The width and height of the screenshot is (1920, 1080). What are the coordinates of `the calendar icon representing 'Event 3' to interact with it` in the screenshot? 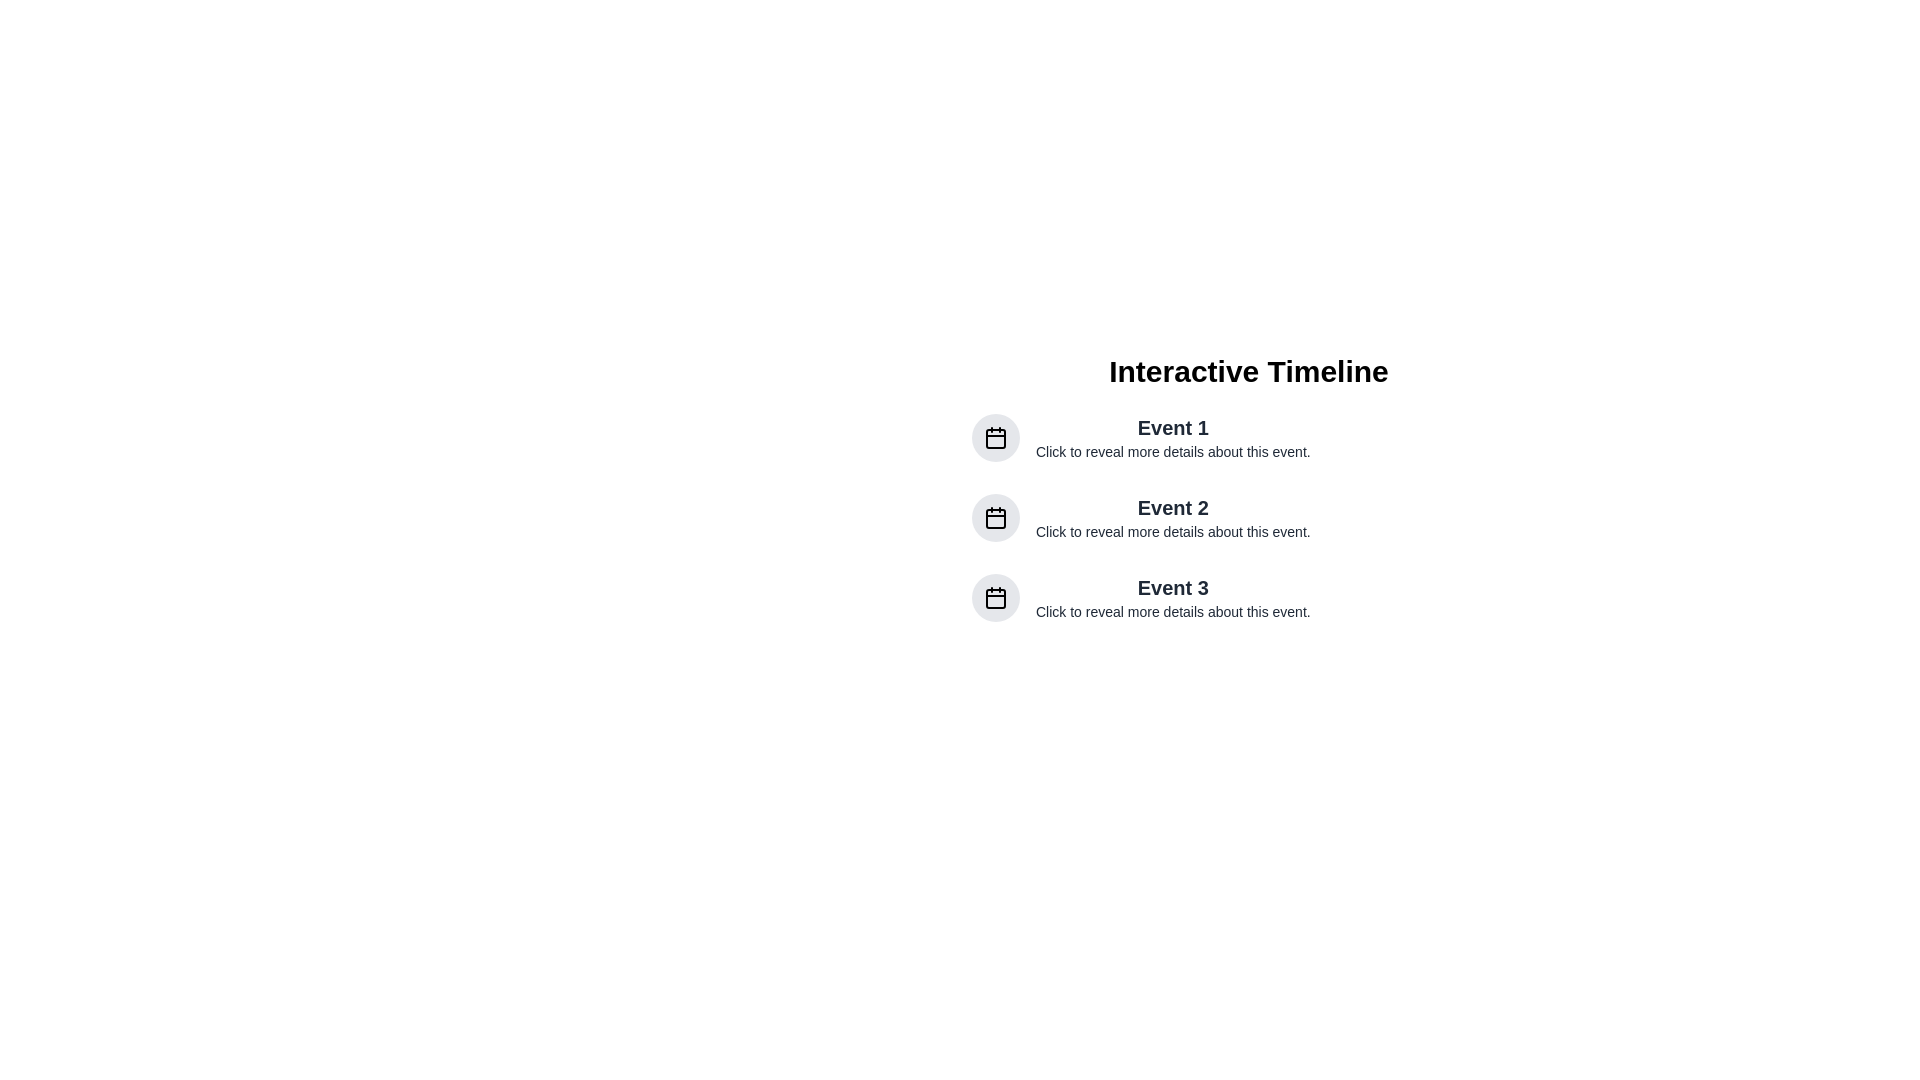 It's located at (996, 597).